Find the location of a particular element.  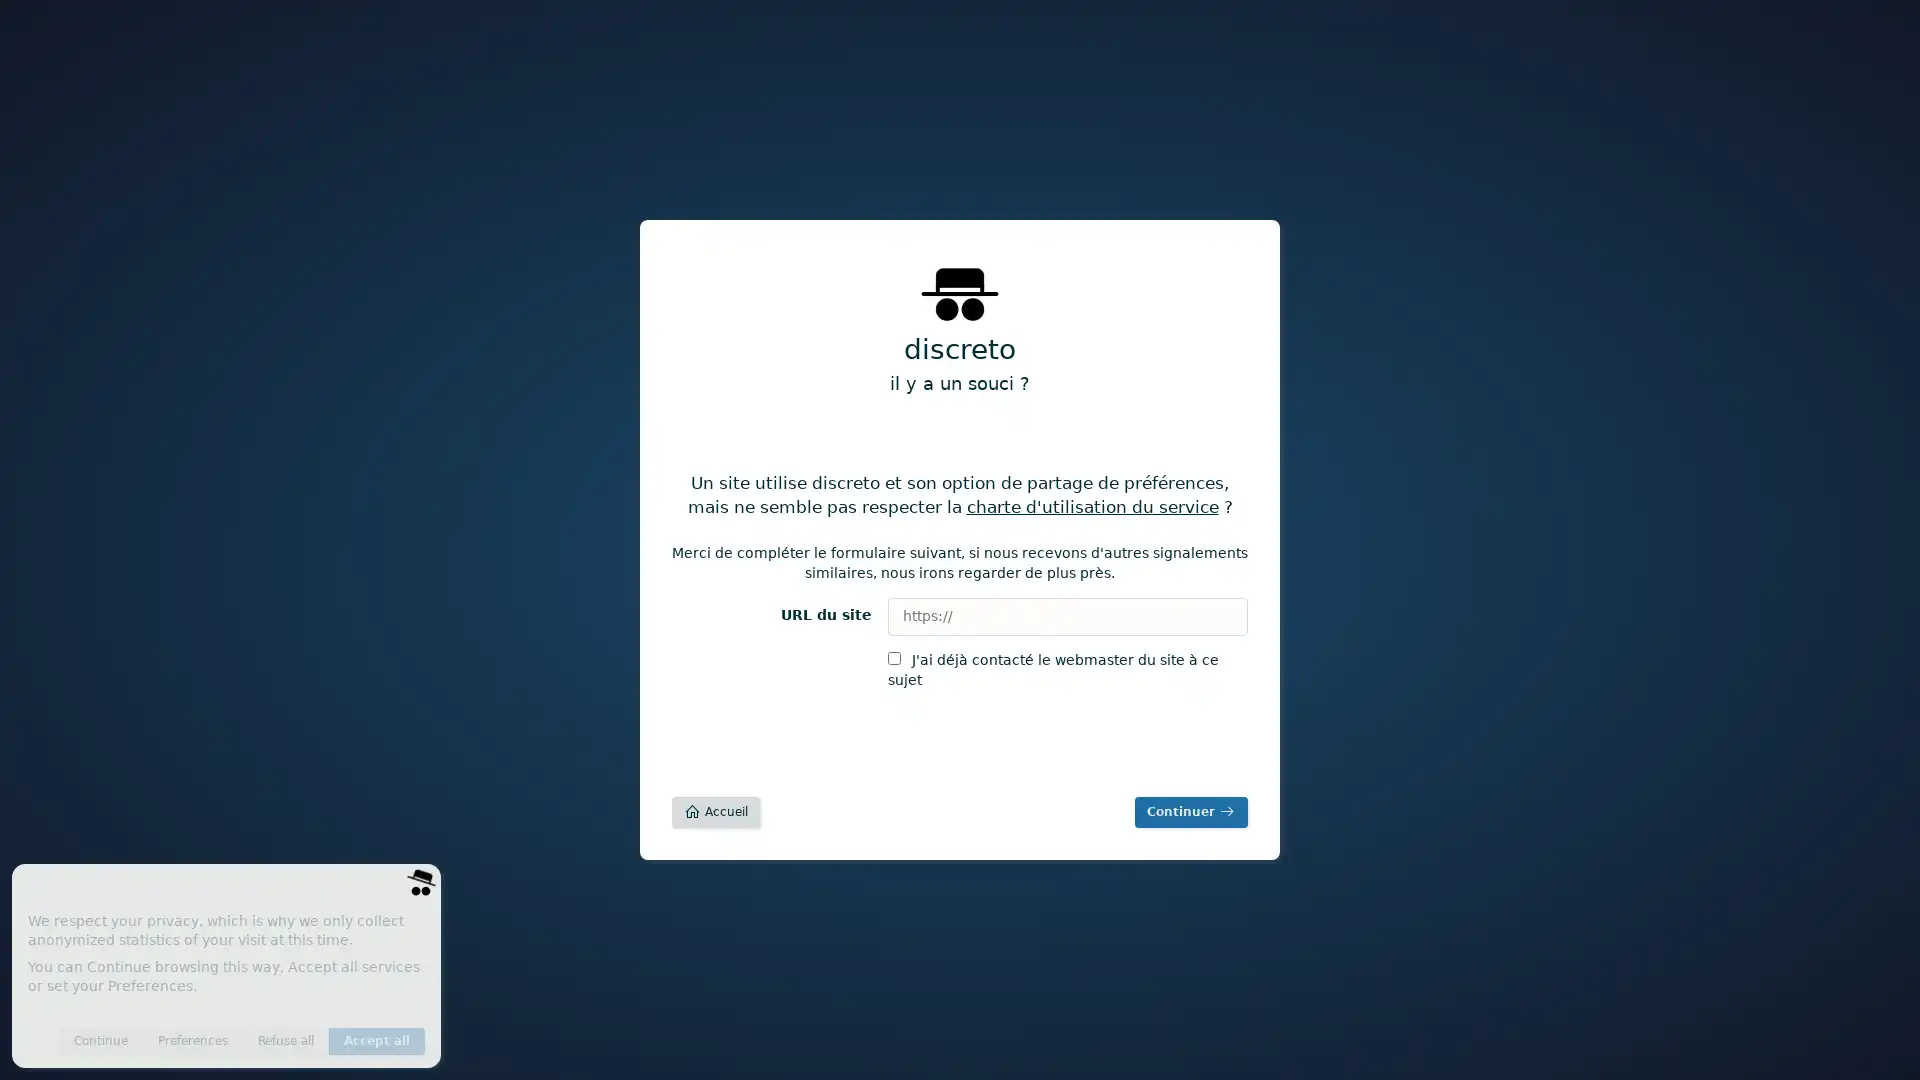

Accept all is located at coordinates (377, 1040).